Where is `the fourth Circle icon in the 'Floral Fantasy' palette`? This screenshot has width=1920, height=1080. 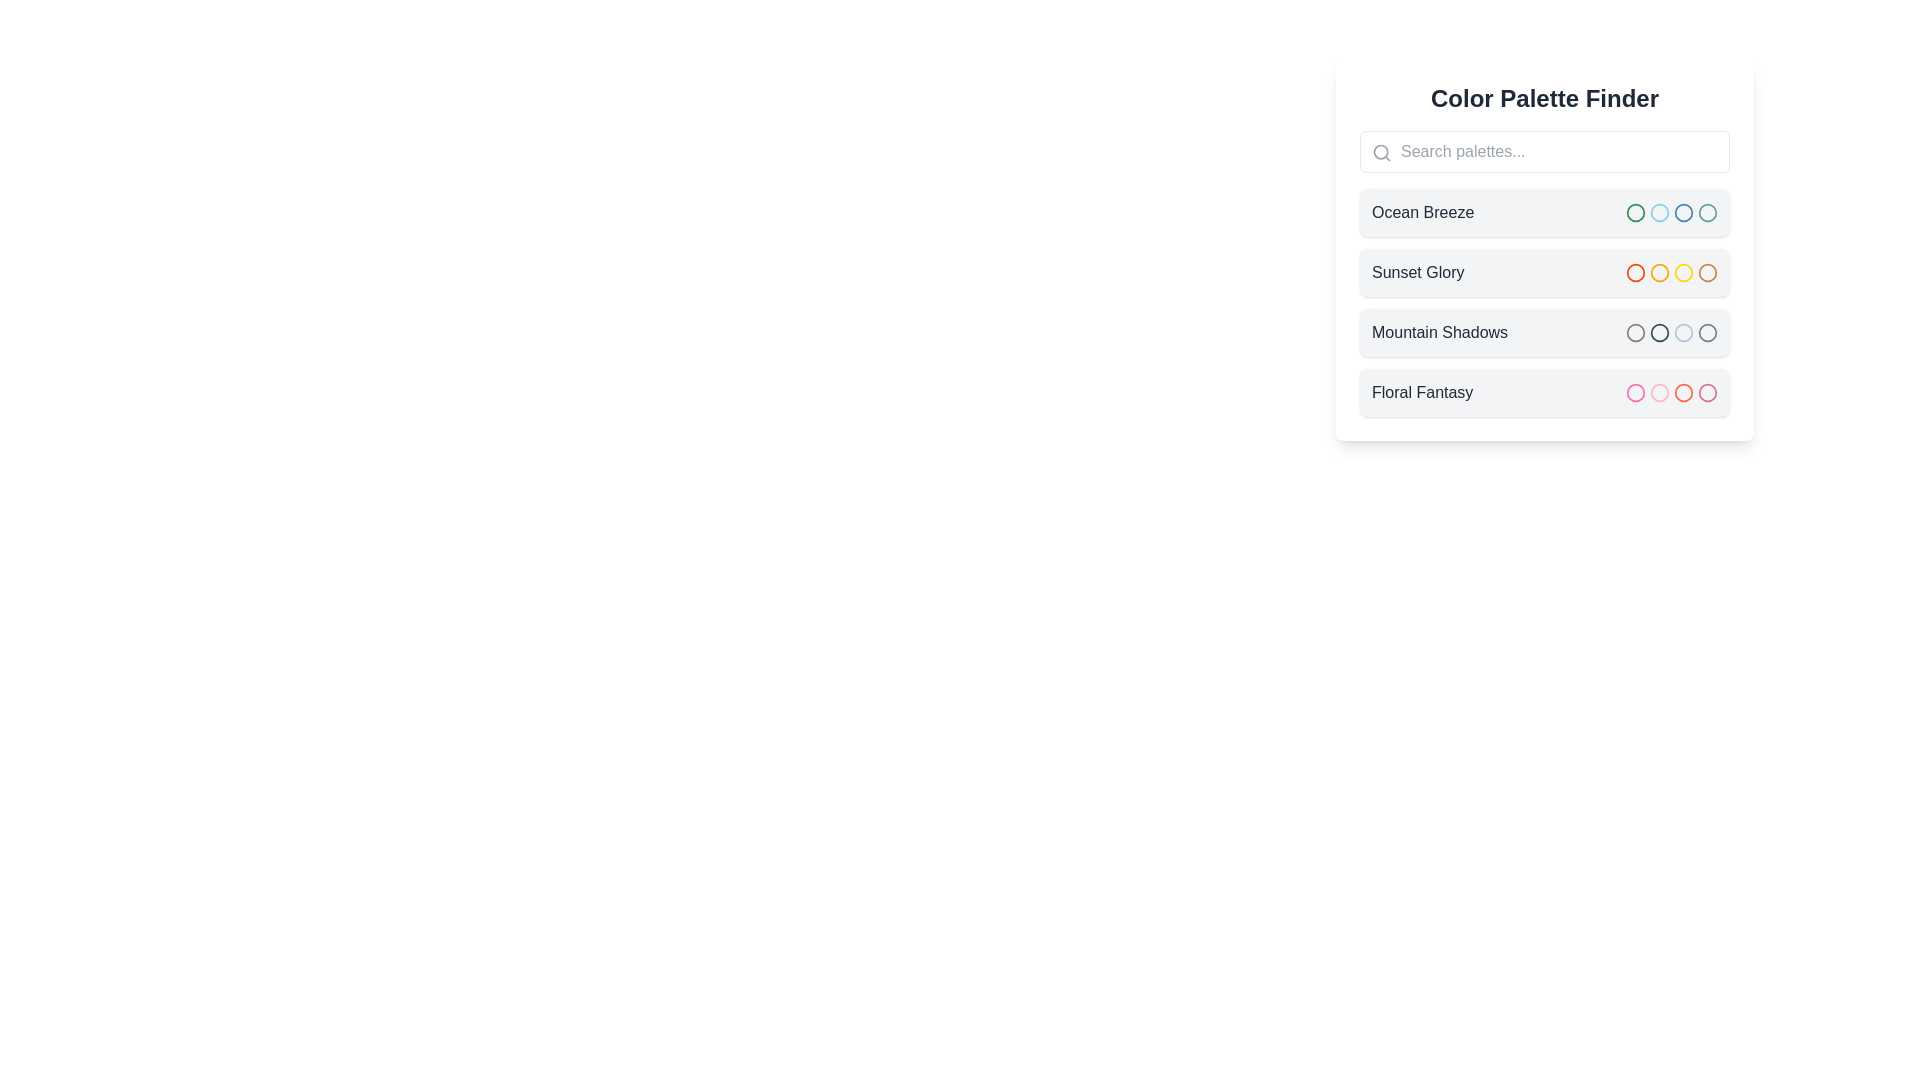
the fourth Circle icon in the 'Floral Fantasy' palette is located at coordinates (1707, 393).